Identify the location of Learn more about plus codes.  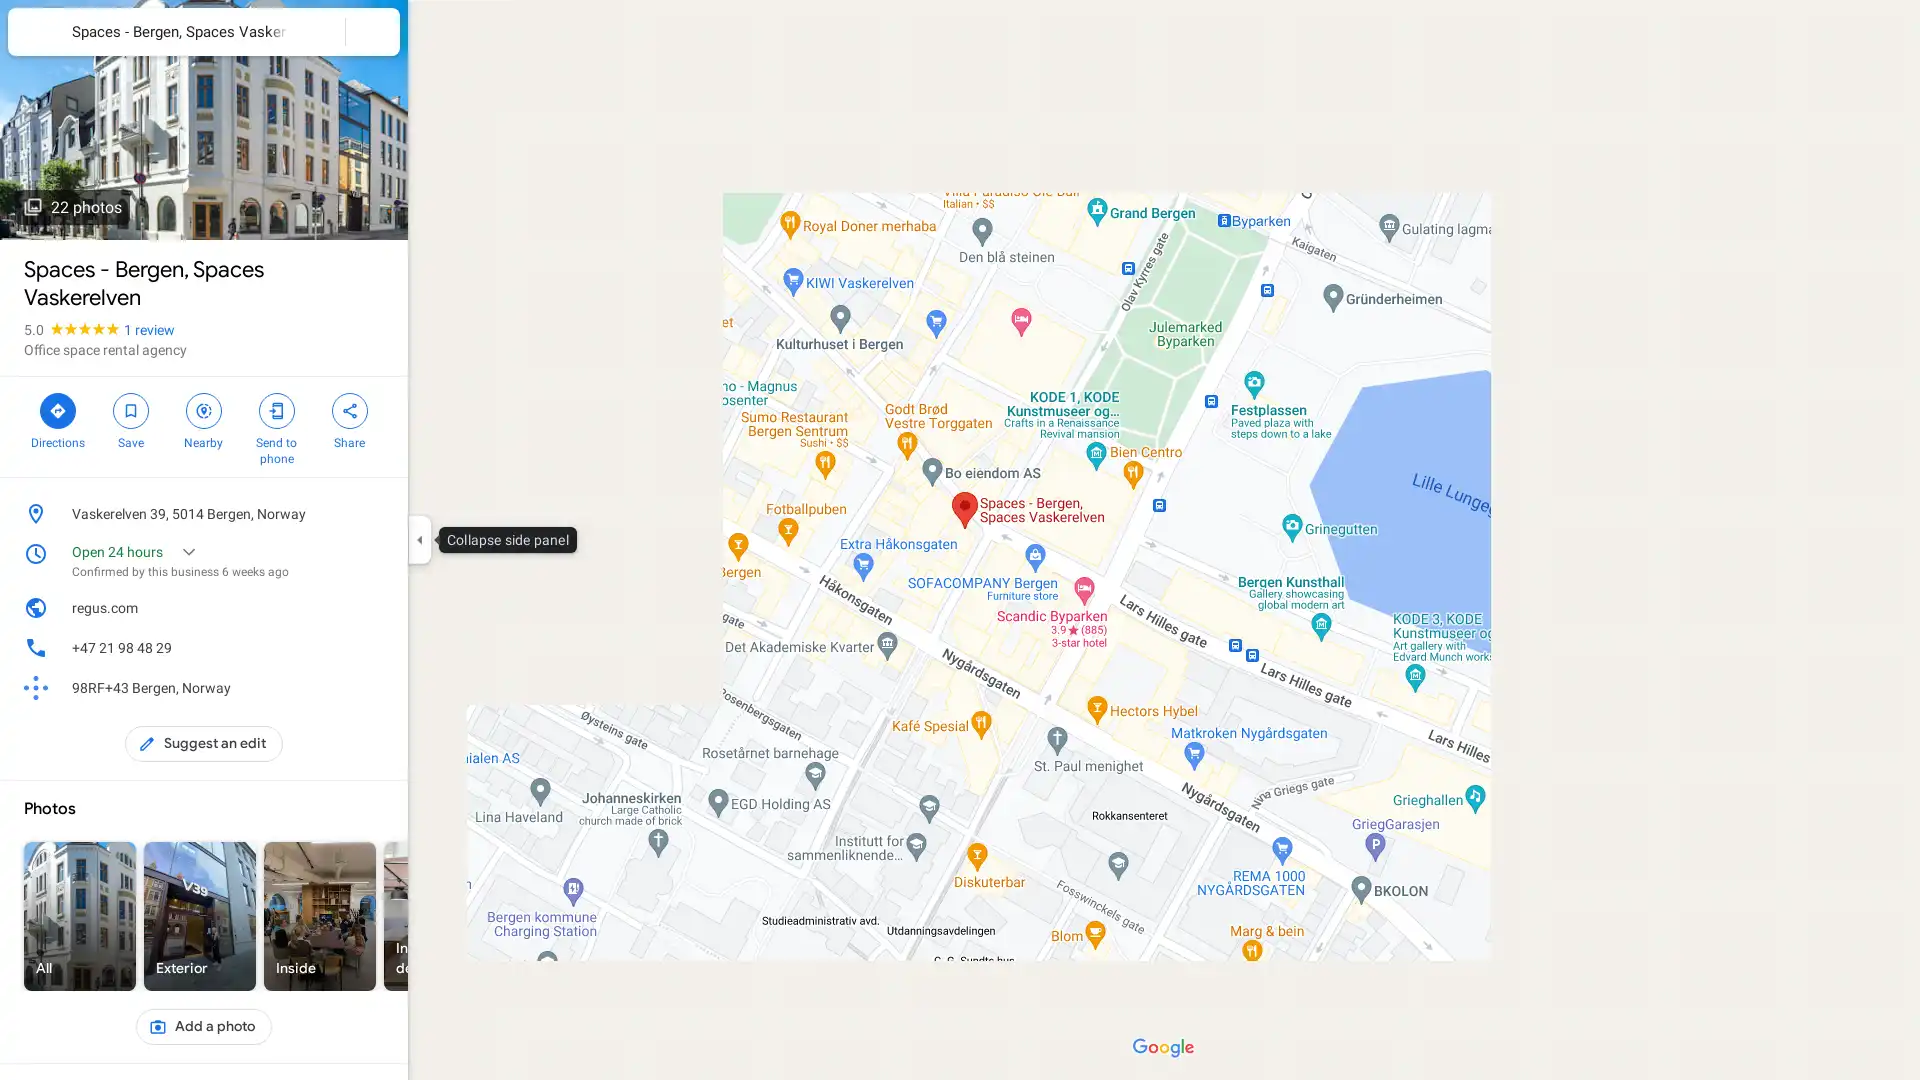
(374, 686).